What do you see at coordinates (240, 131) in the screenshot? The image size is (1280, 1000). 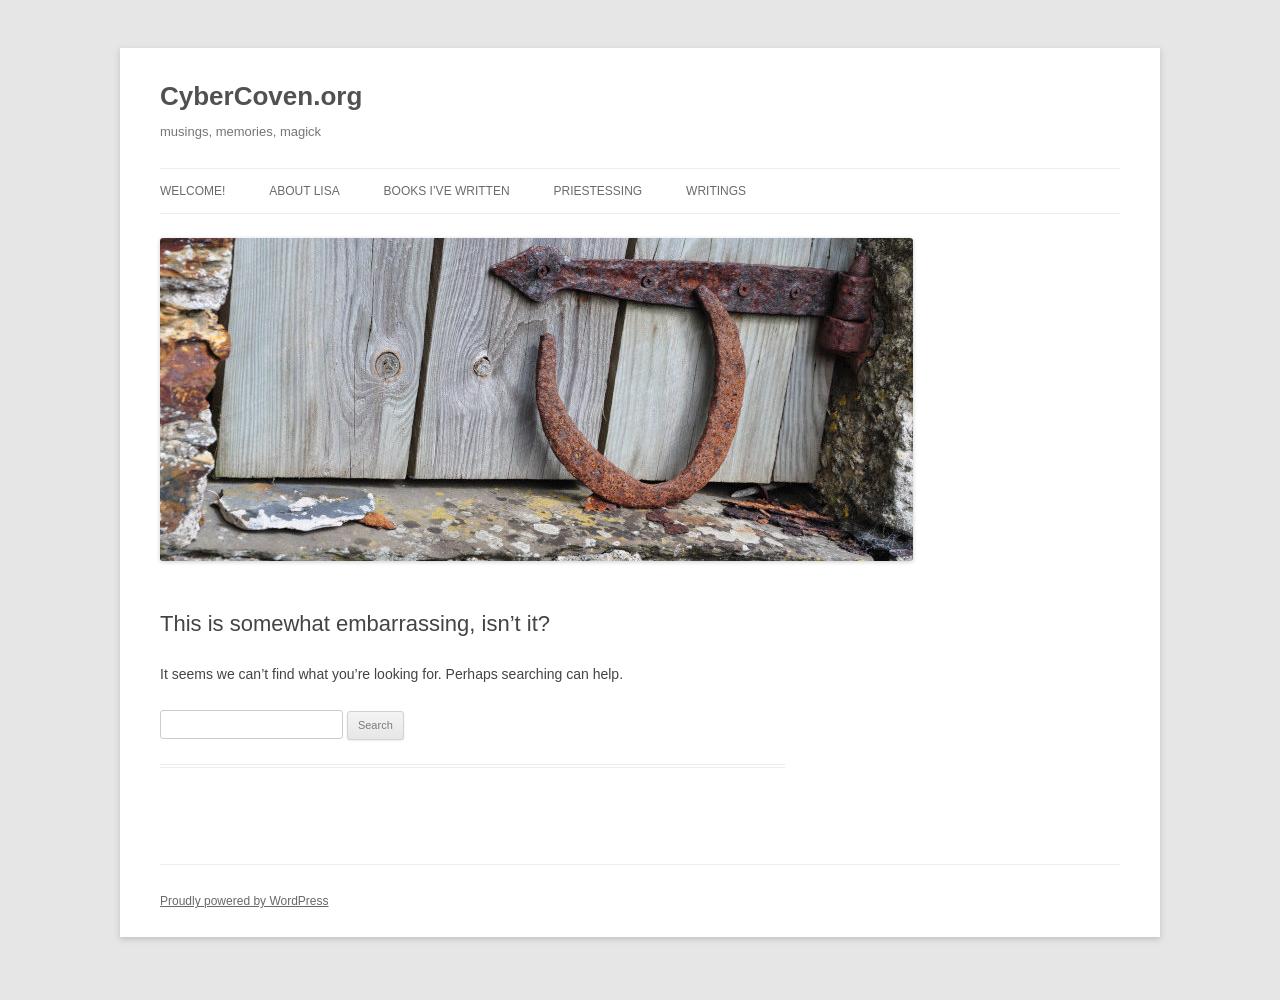 I see `'musings, memories, magick'` at bounding box center [240, 131].